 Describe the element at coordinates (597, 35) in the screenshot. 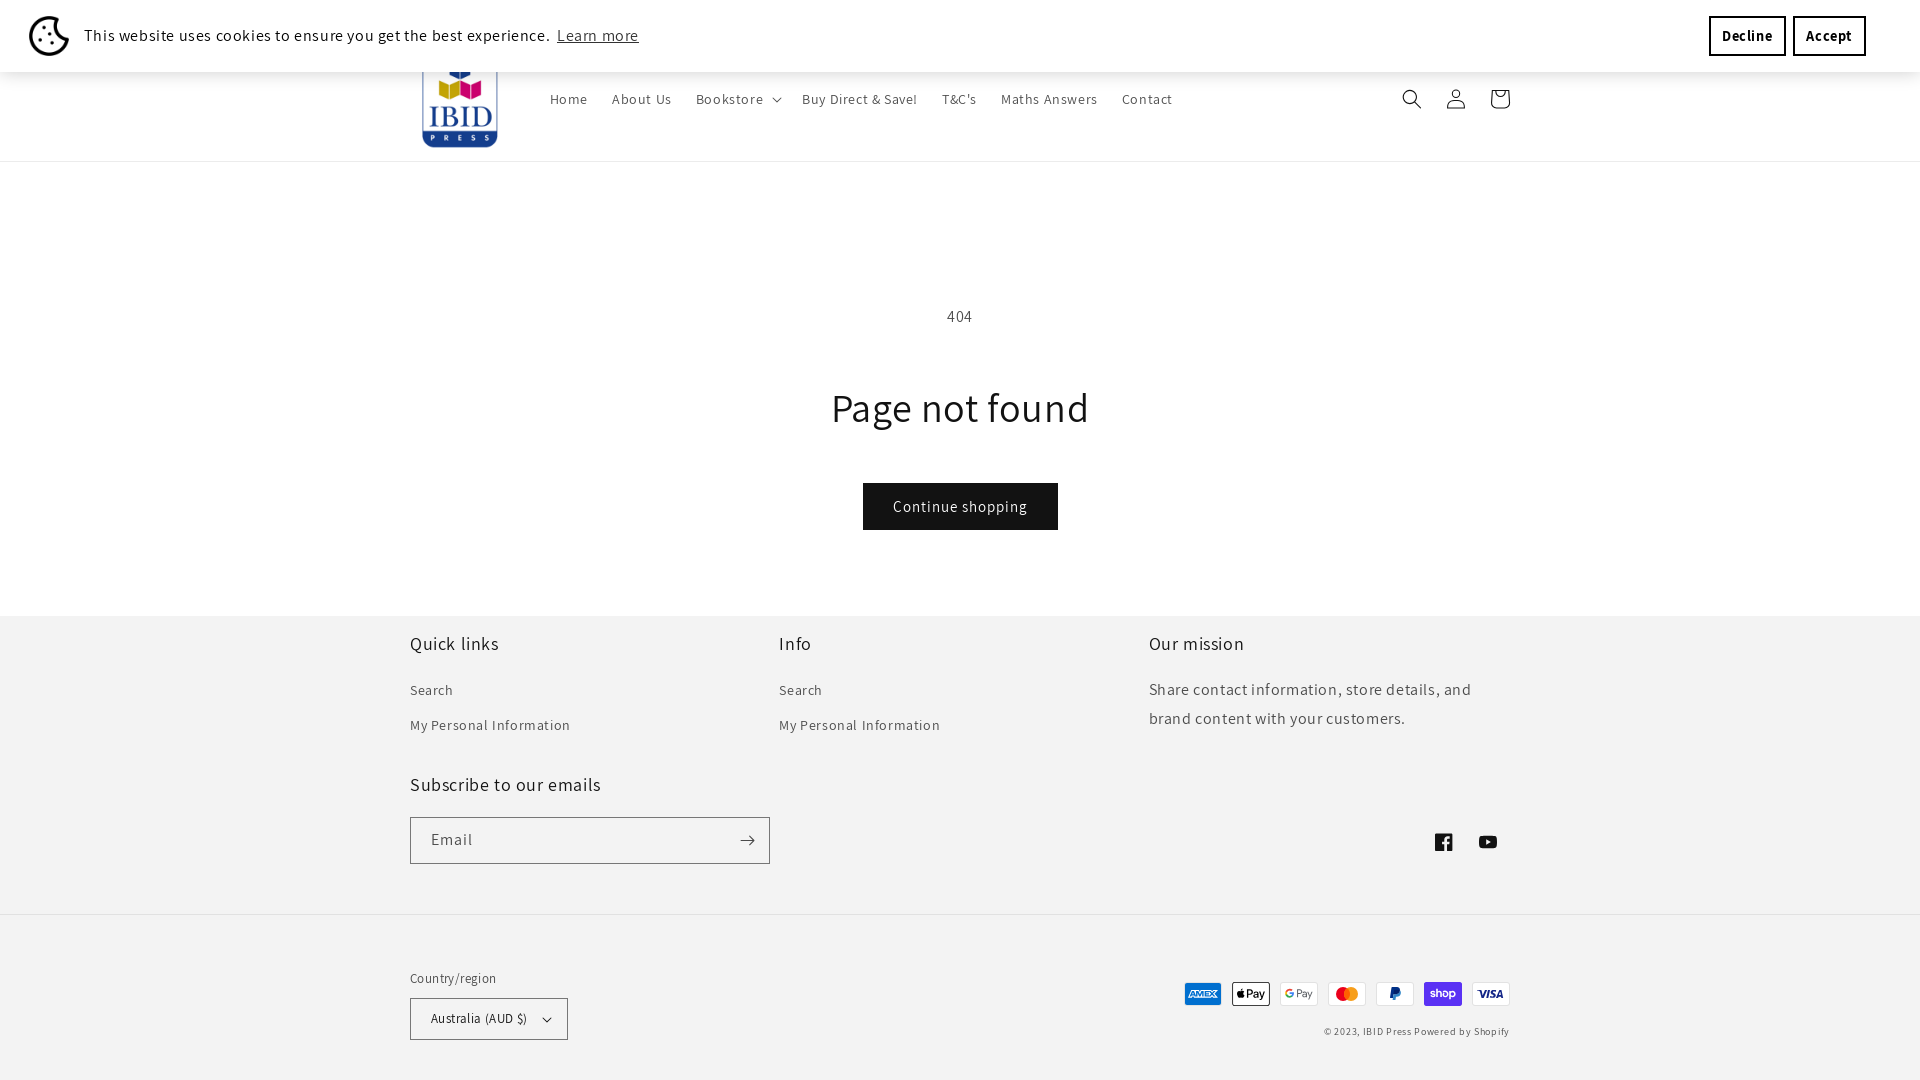

I see `'Learn more'` at that location.